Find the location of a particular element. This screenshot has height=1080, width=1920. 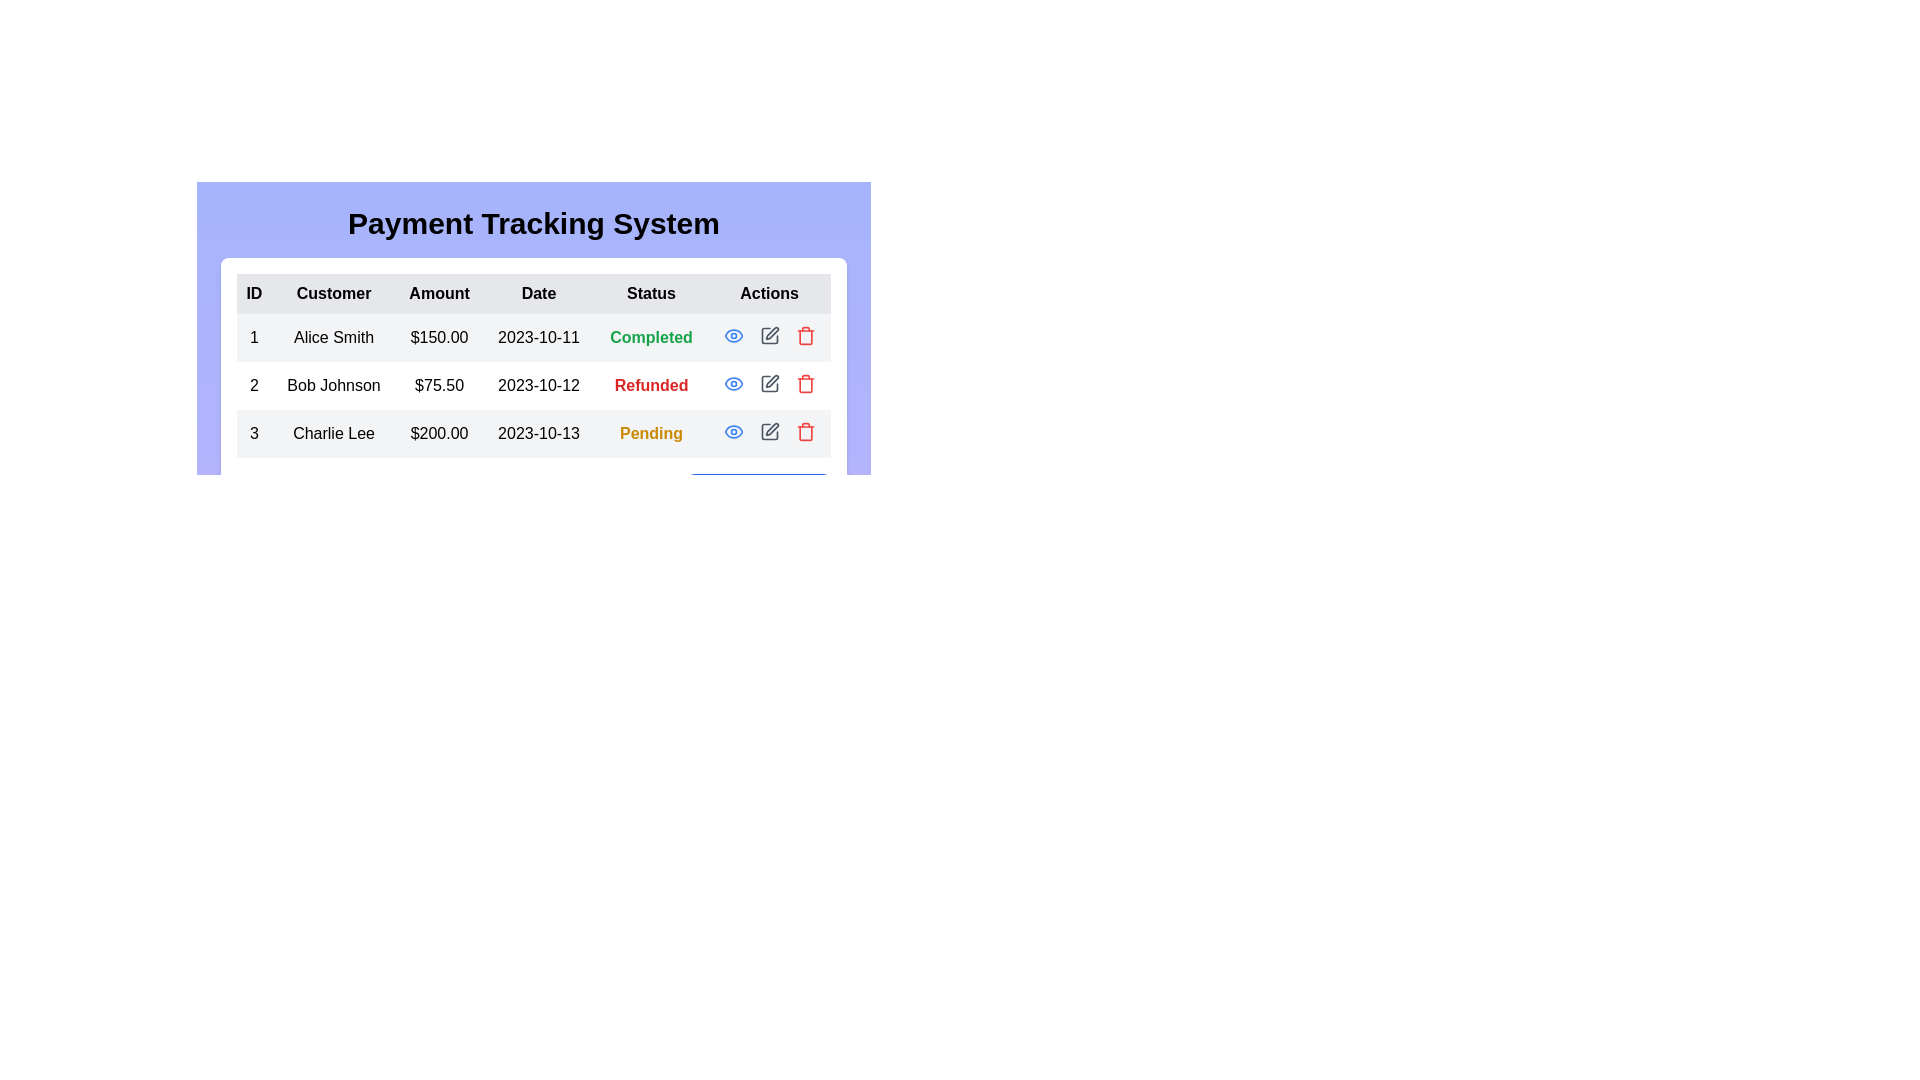

text content of the third row in the 'Payment Tracking System' table, which displays details about a specific transaction is located at coordinates (533, 433).